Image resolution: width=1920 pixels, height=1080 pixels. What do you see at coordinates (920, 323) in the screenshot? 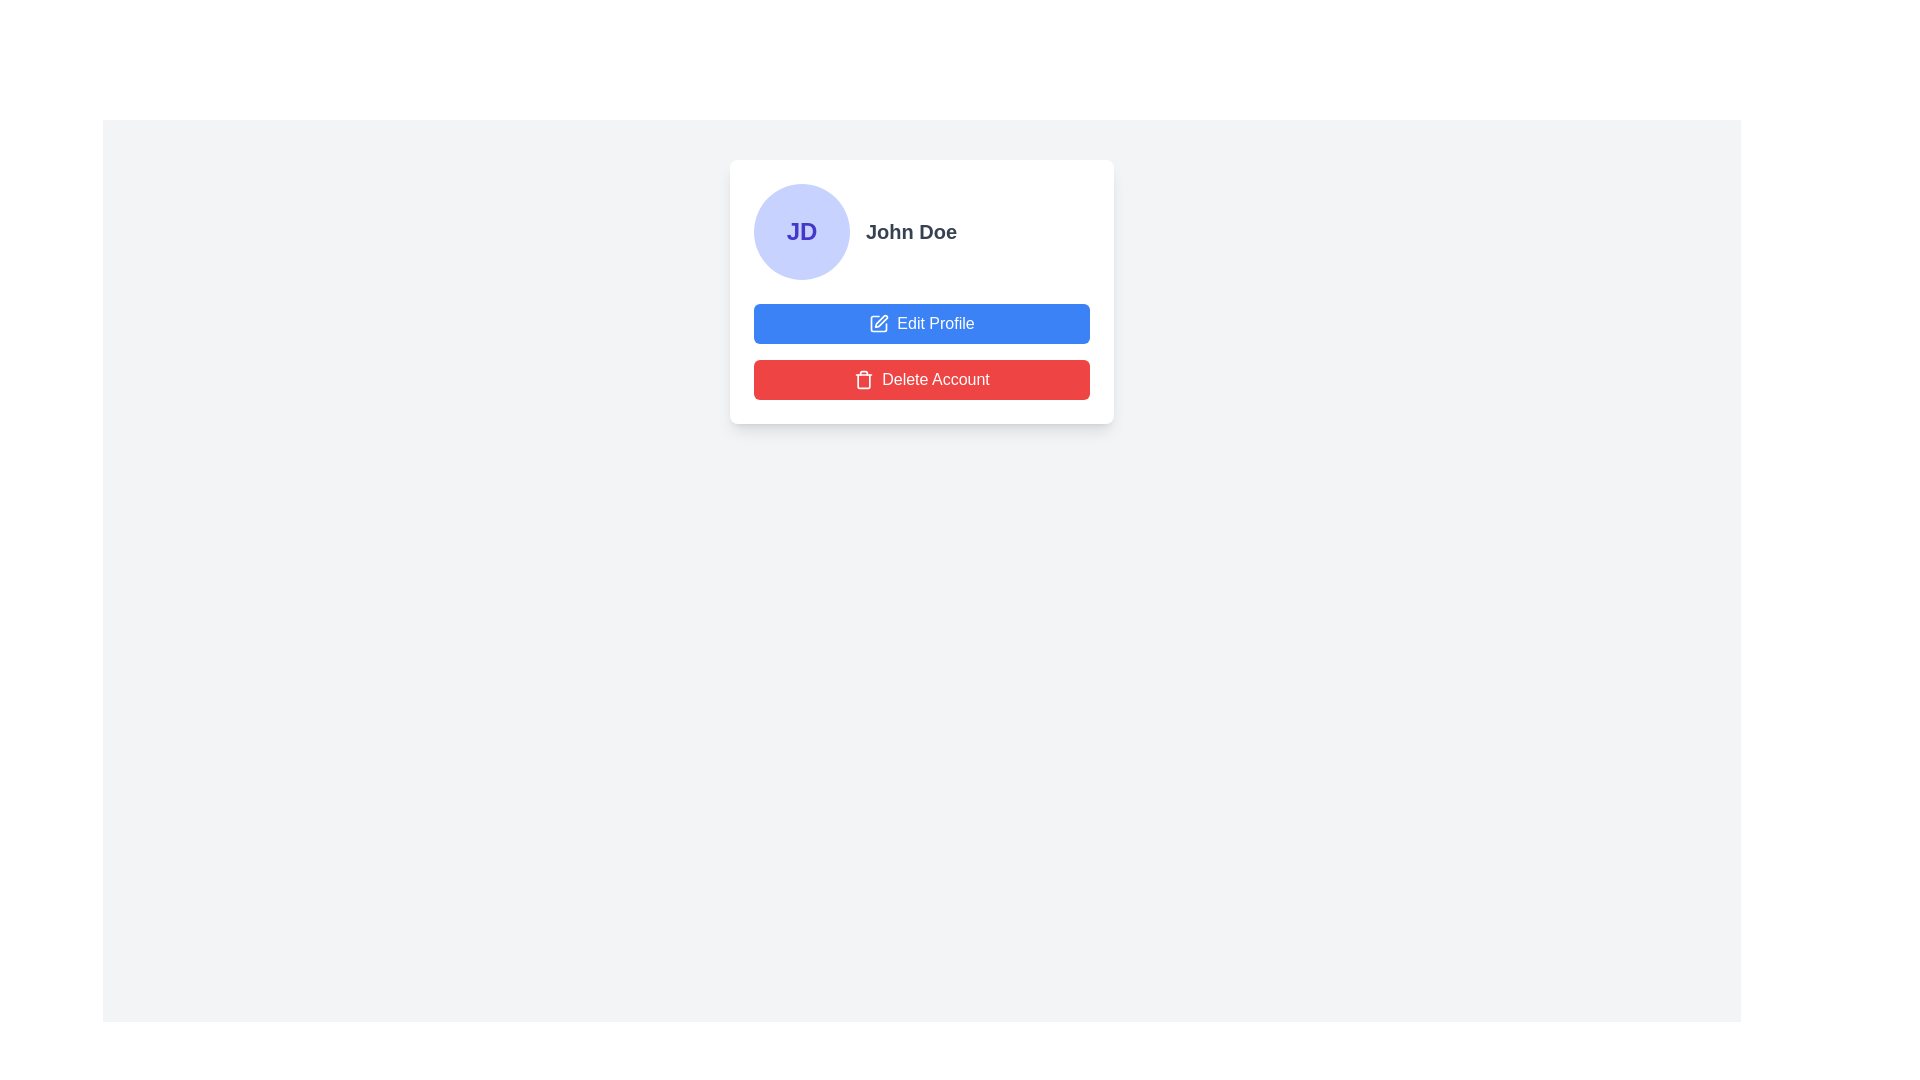
I see `the blue 'Edit Profile' button with white text and a pen icon` at bounding box center [920, 323].